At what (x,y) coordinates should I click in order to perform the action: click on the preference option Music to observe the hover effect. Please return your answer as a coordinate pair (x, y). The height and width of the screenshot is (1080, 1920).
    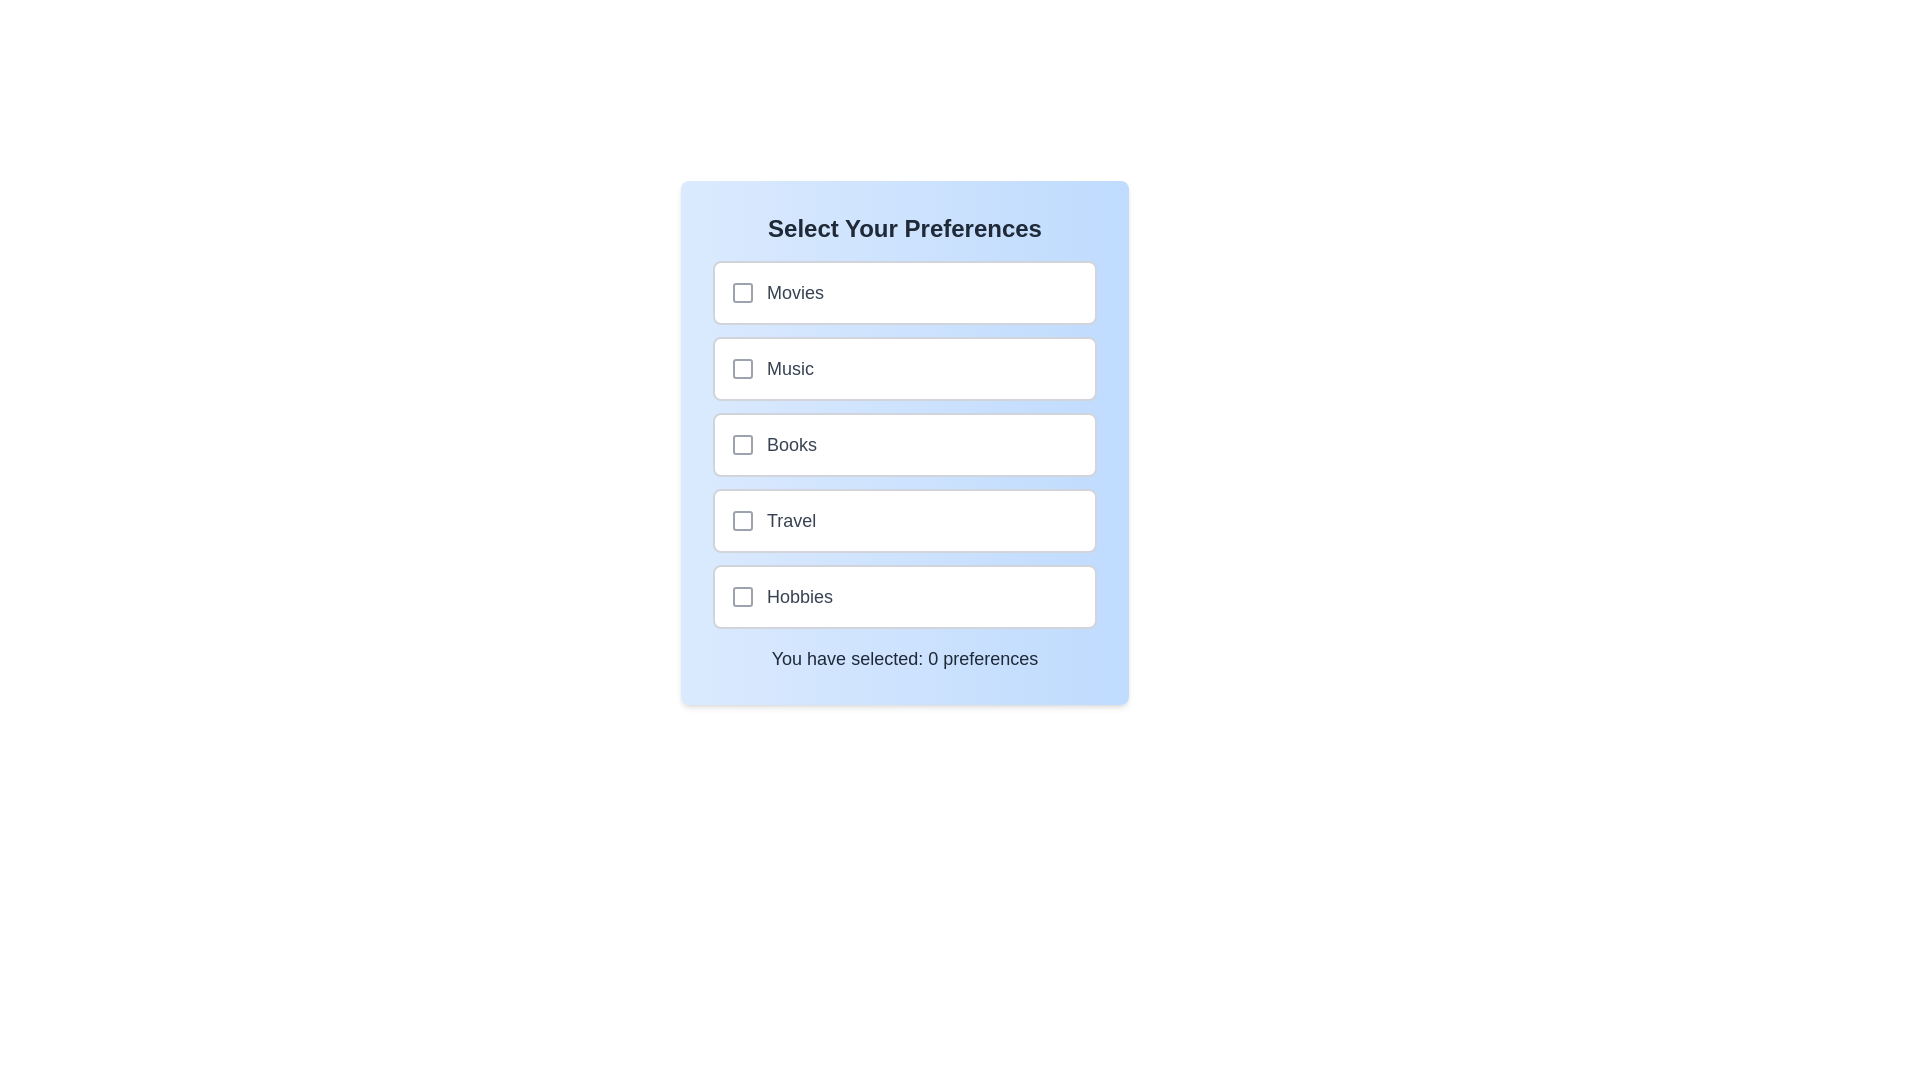
    Looking at the image, I should click on (904, 369).